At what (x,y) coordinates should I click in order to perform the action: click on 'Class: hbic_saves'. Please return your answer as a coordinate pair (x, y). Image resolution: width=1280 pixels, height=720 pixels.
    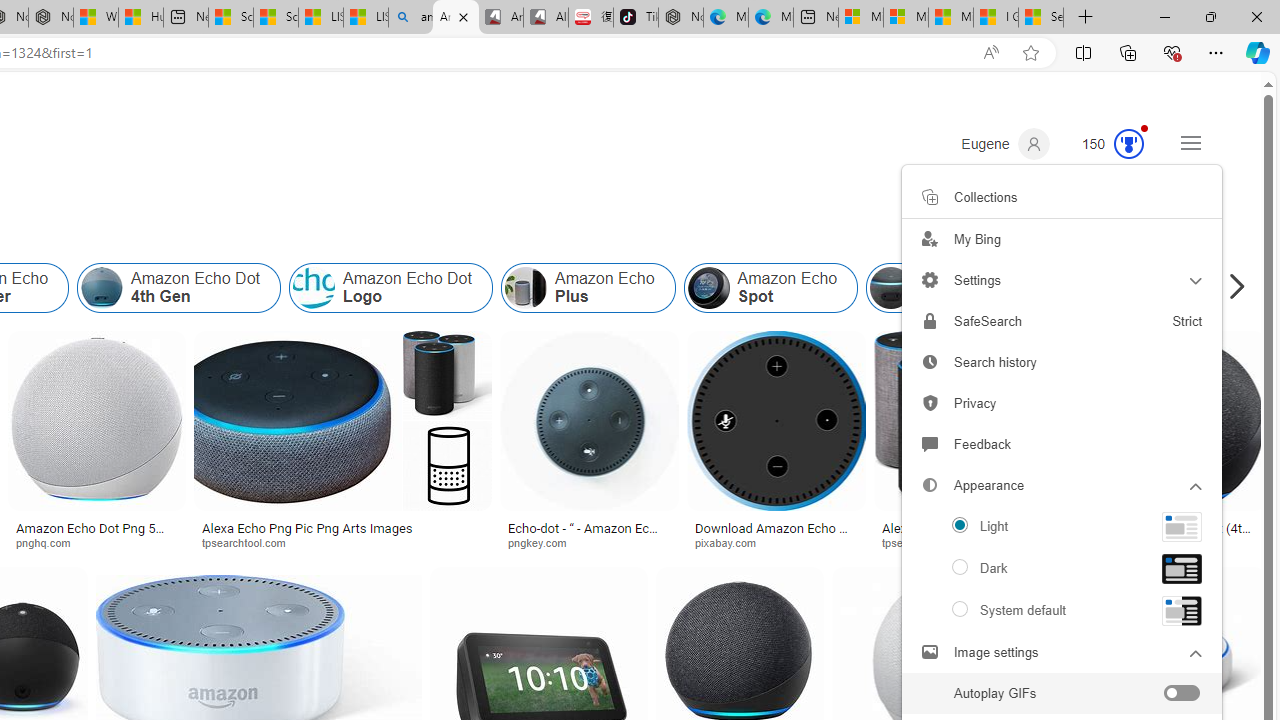
    Looking at the image, I should click on (928, 196).